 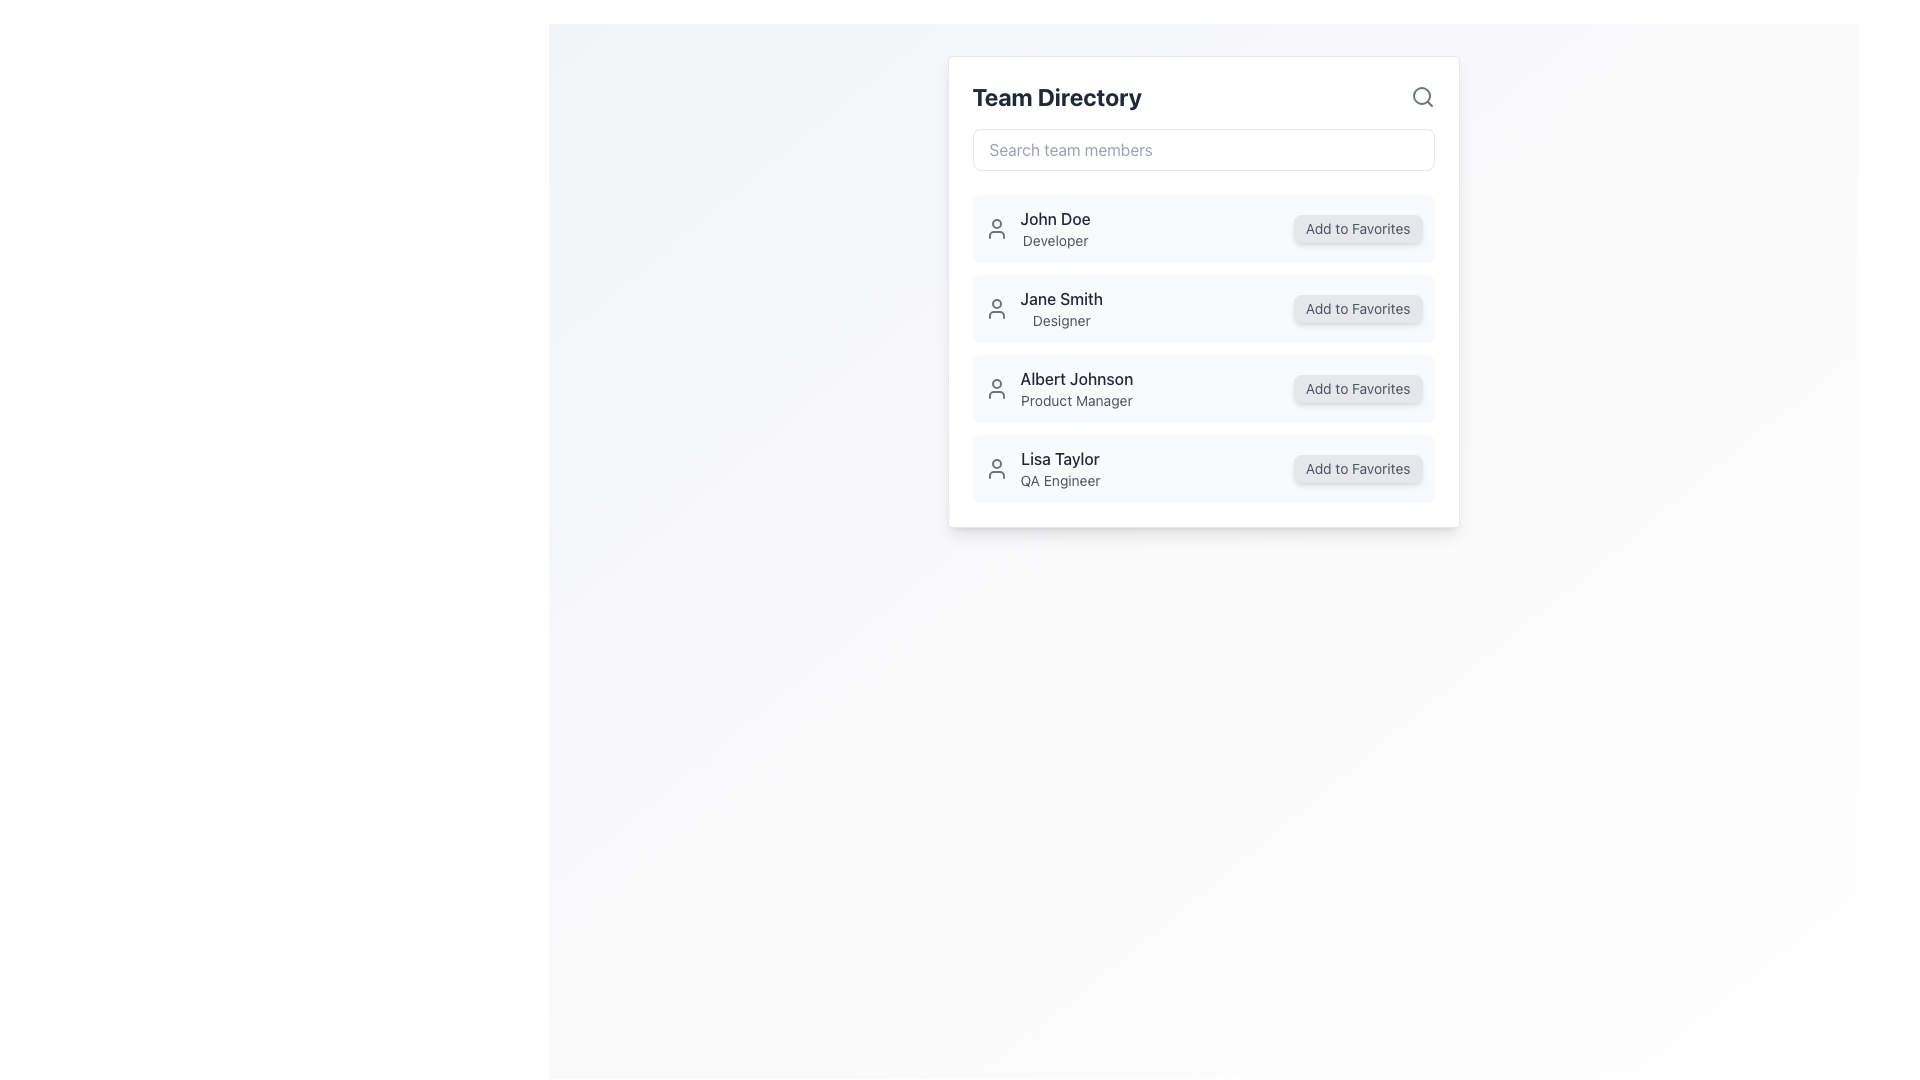 What do you see at coordinates (1358, 308) in the screenshot?
I see `the 'Add to Favorites' button located in the second row of the team members list, next to 'Jane Smith', to mark the profile as a favorite` at bounding box center [1358, 308].